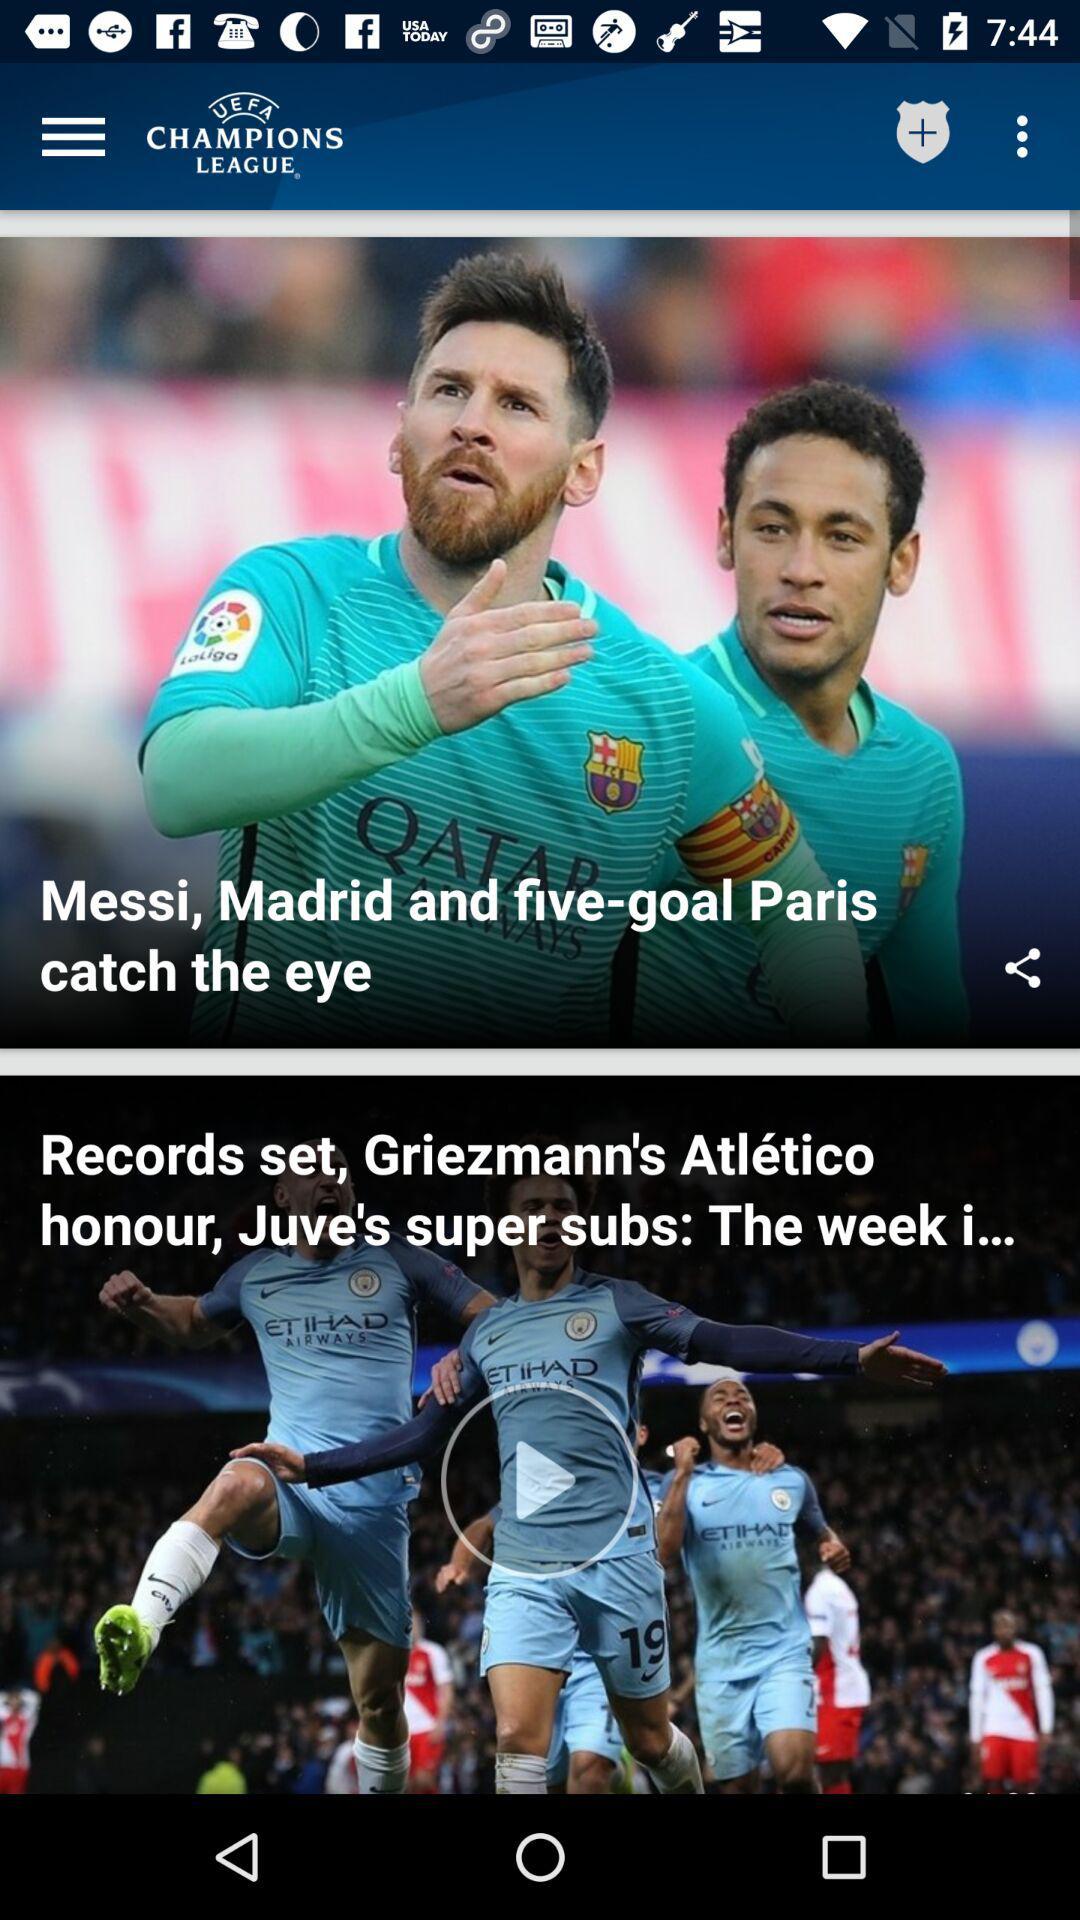  What do you see at coordinates (72, 135) in the screenshot?
I see `menu` at bounding box center [72, 135].